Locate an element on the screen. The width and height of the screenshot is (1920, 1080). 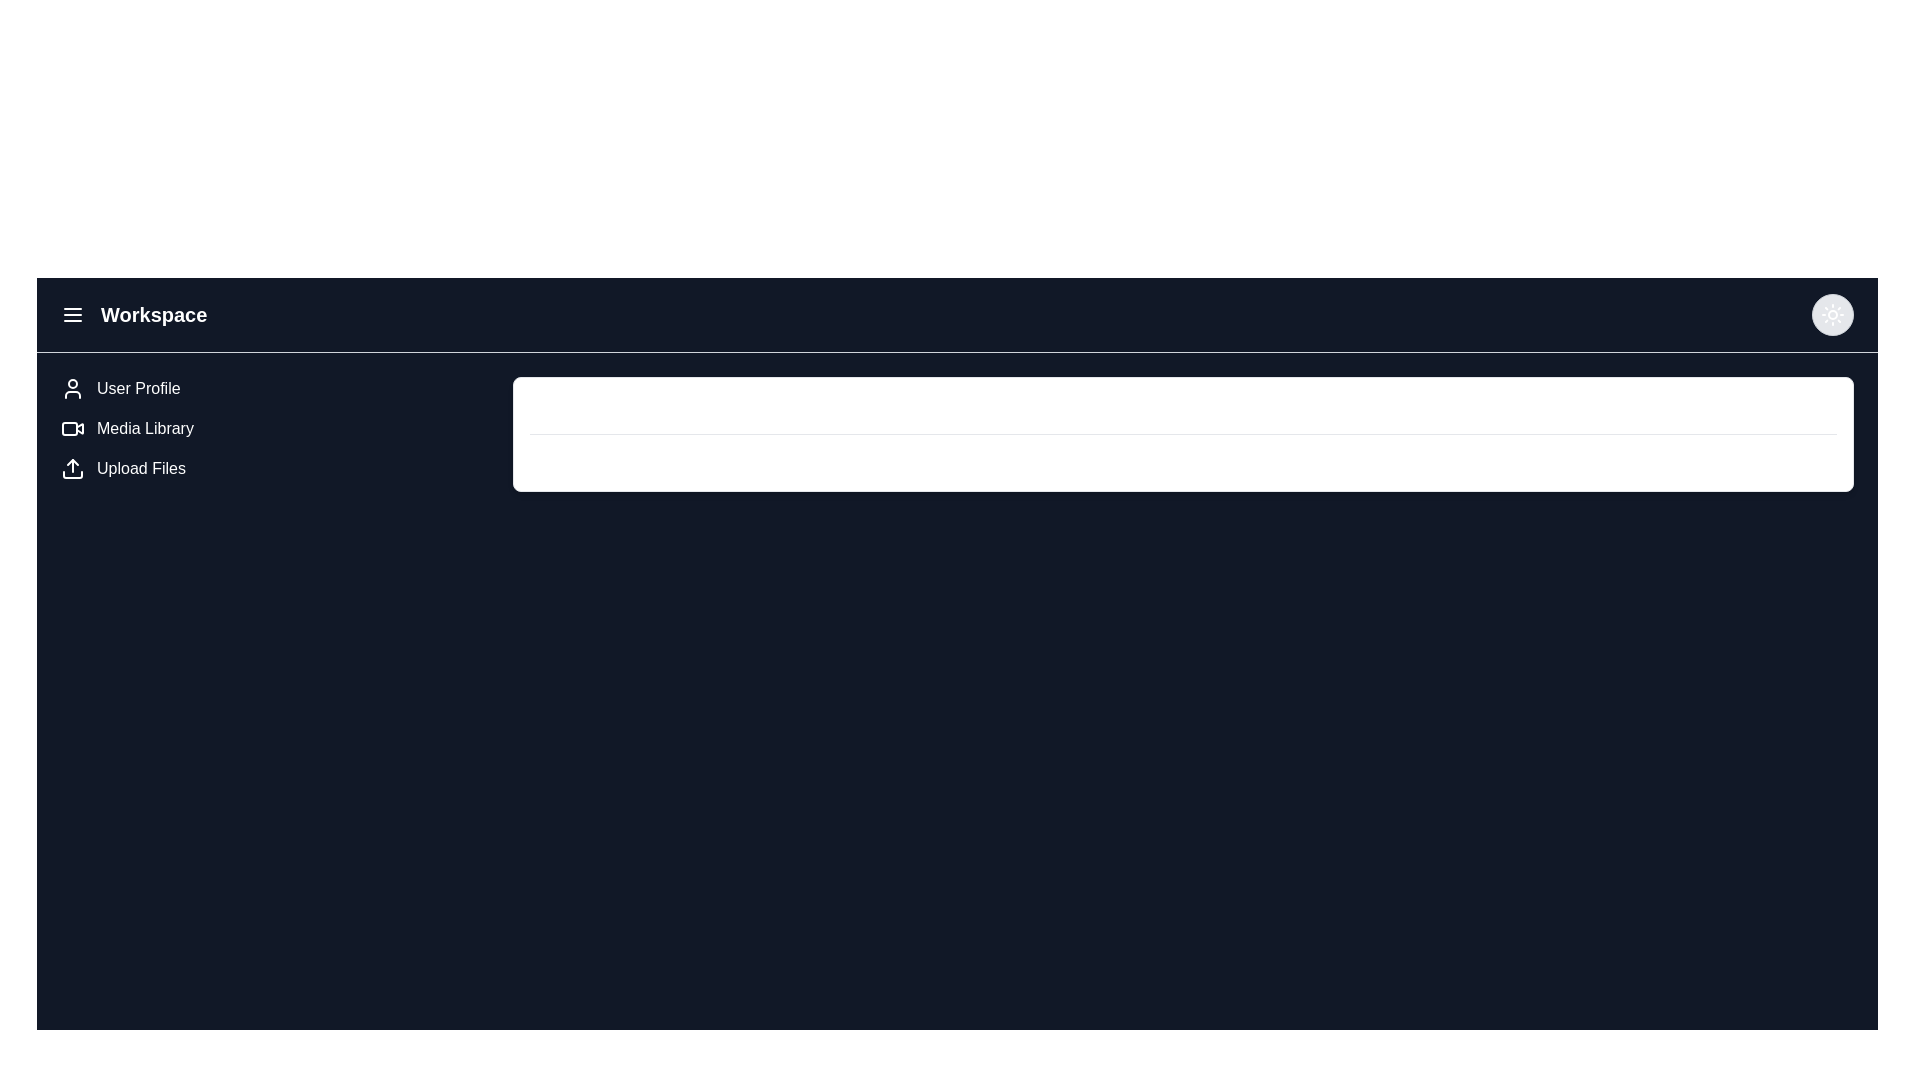
the menu toggle button located at the top-left corner of the page, adjacent to the text 'Workspace' is located at coordinates (72, 315).